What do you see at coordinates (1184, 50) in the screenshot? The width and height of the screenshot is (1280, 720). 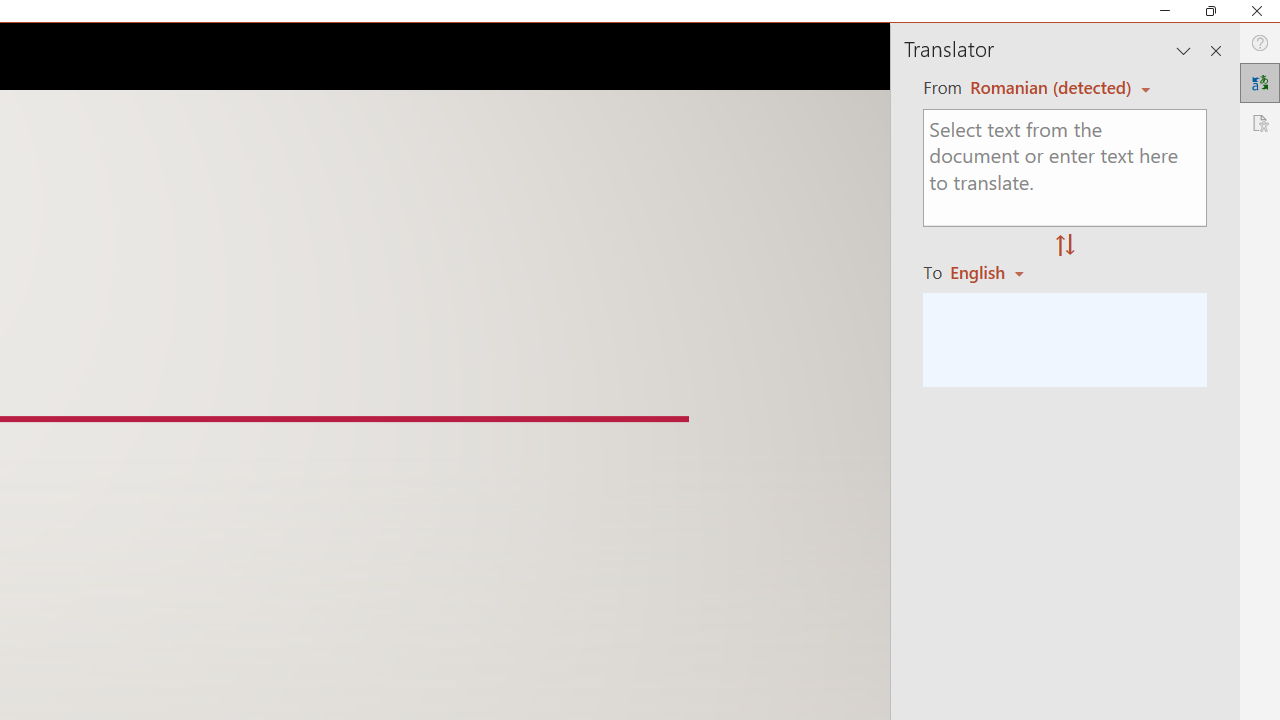 I see `'Task Pane Options'` at bounding box center [1184, 50].